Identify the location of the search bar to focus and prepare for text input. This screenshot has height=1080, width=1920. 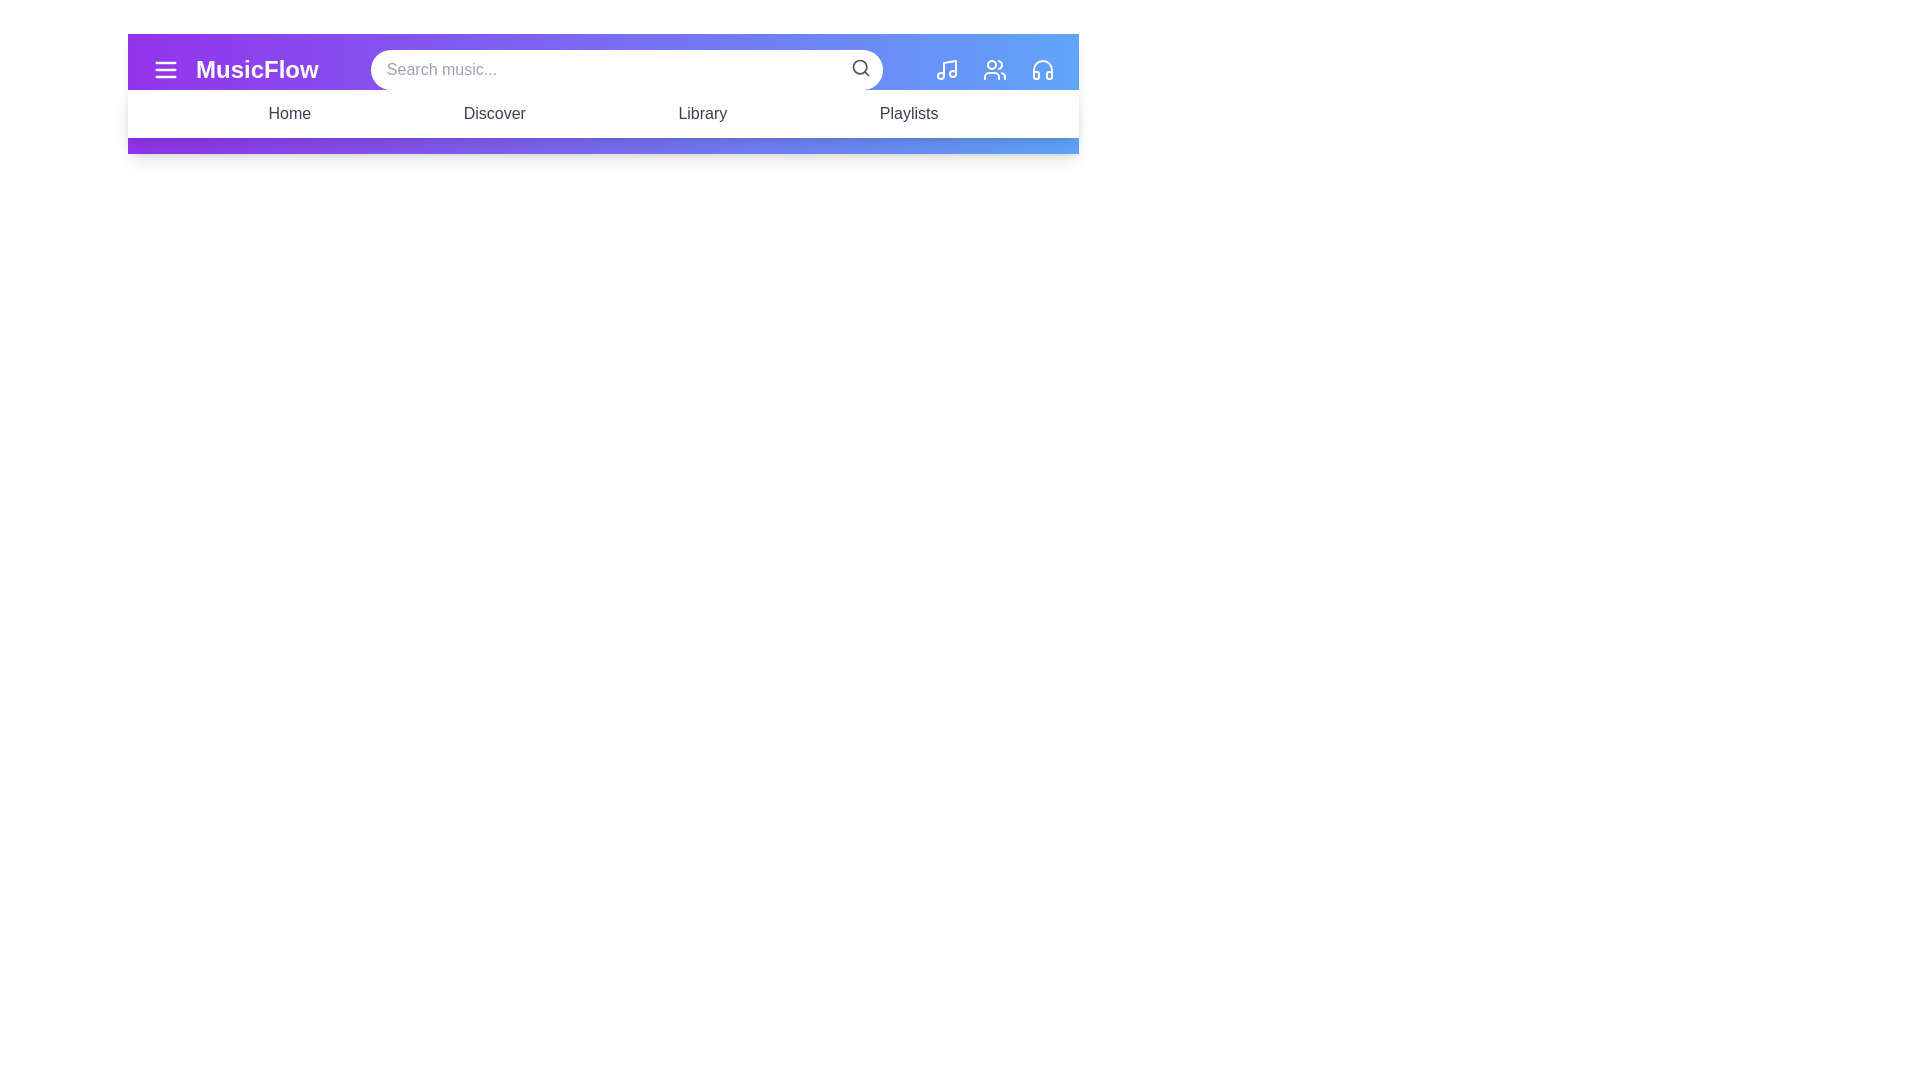
(625, 68).